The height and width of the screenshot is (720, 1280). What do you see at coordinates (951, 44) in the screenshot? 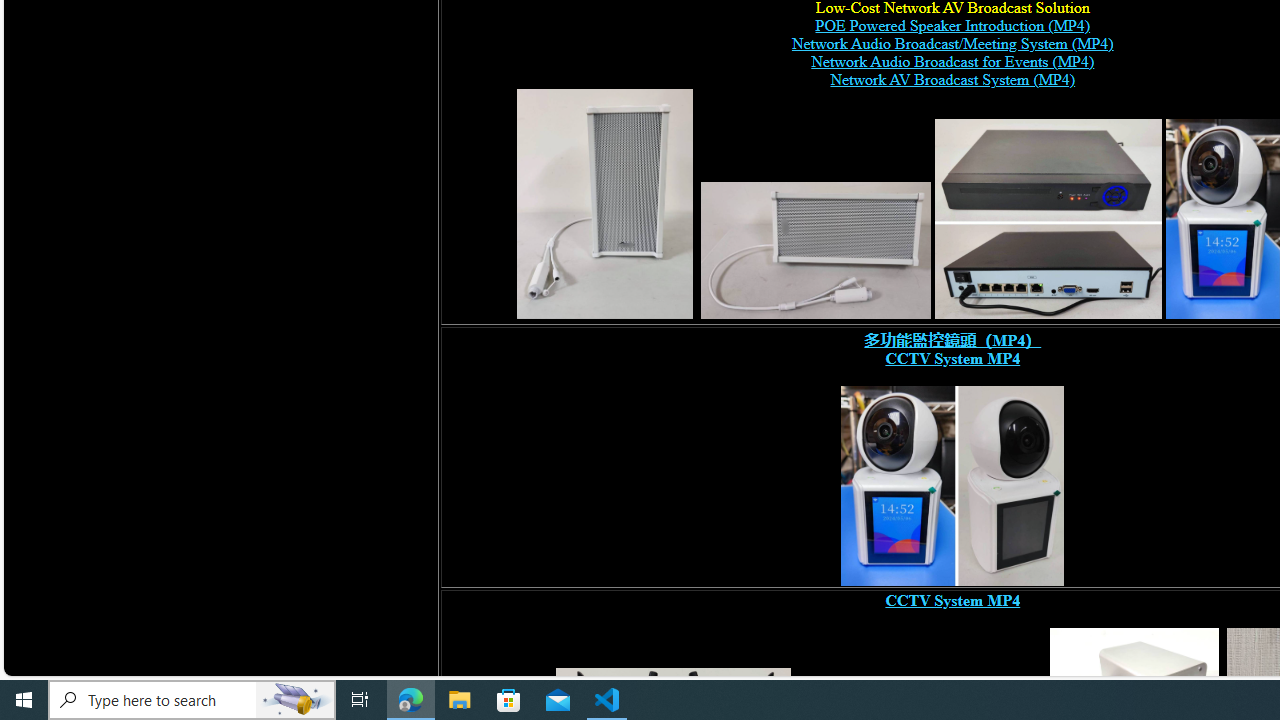
I see `'Network Audio Broadcast/Meeting System (MP4)'` at bounding box center [951, 44].